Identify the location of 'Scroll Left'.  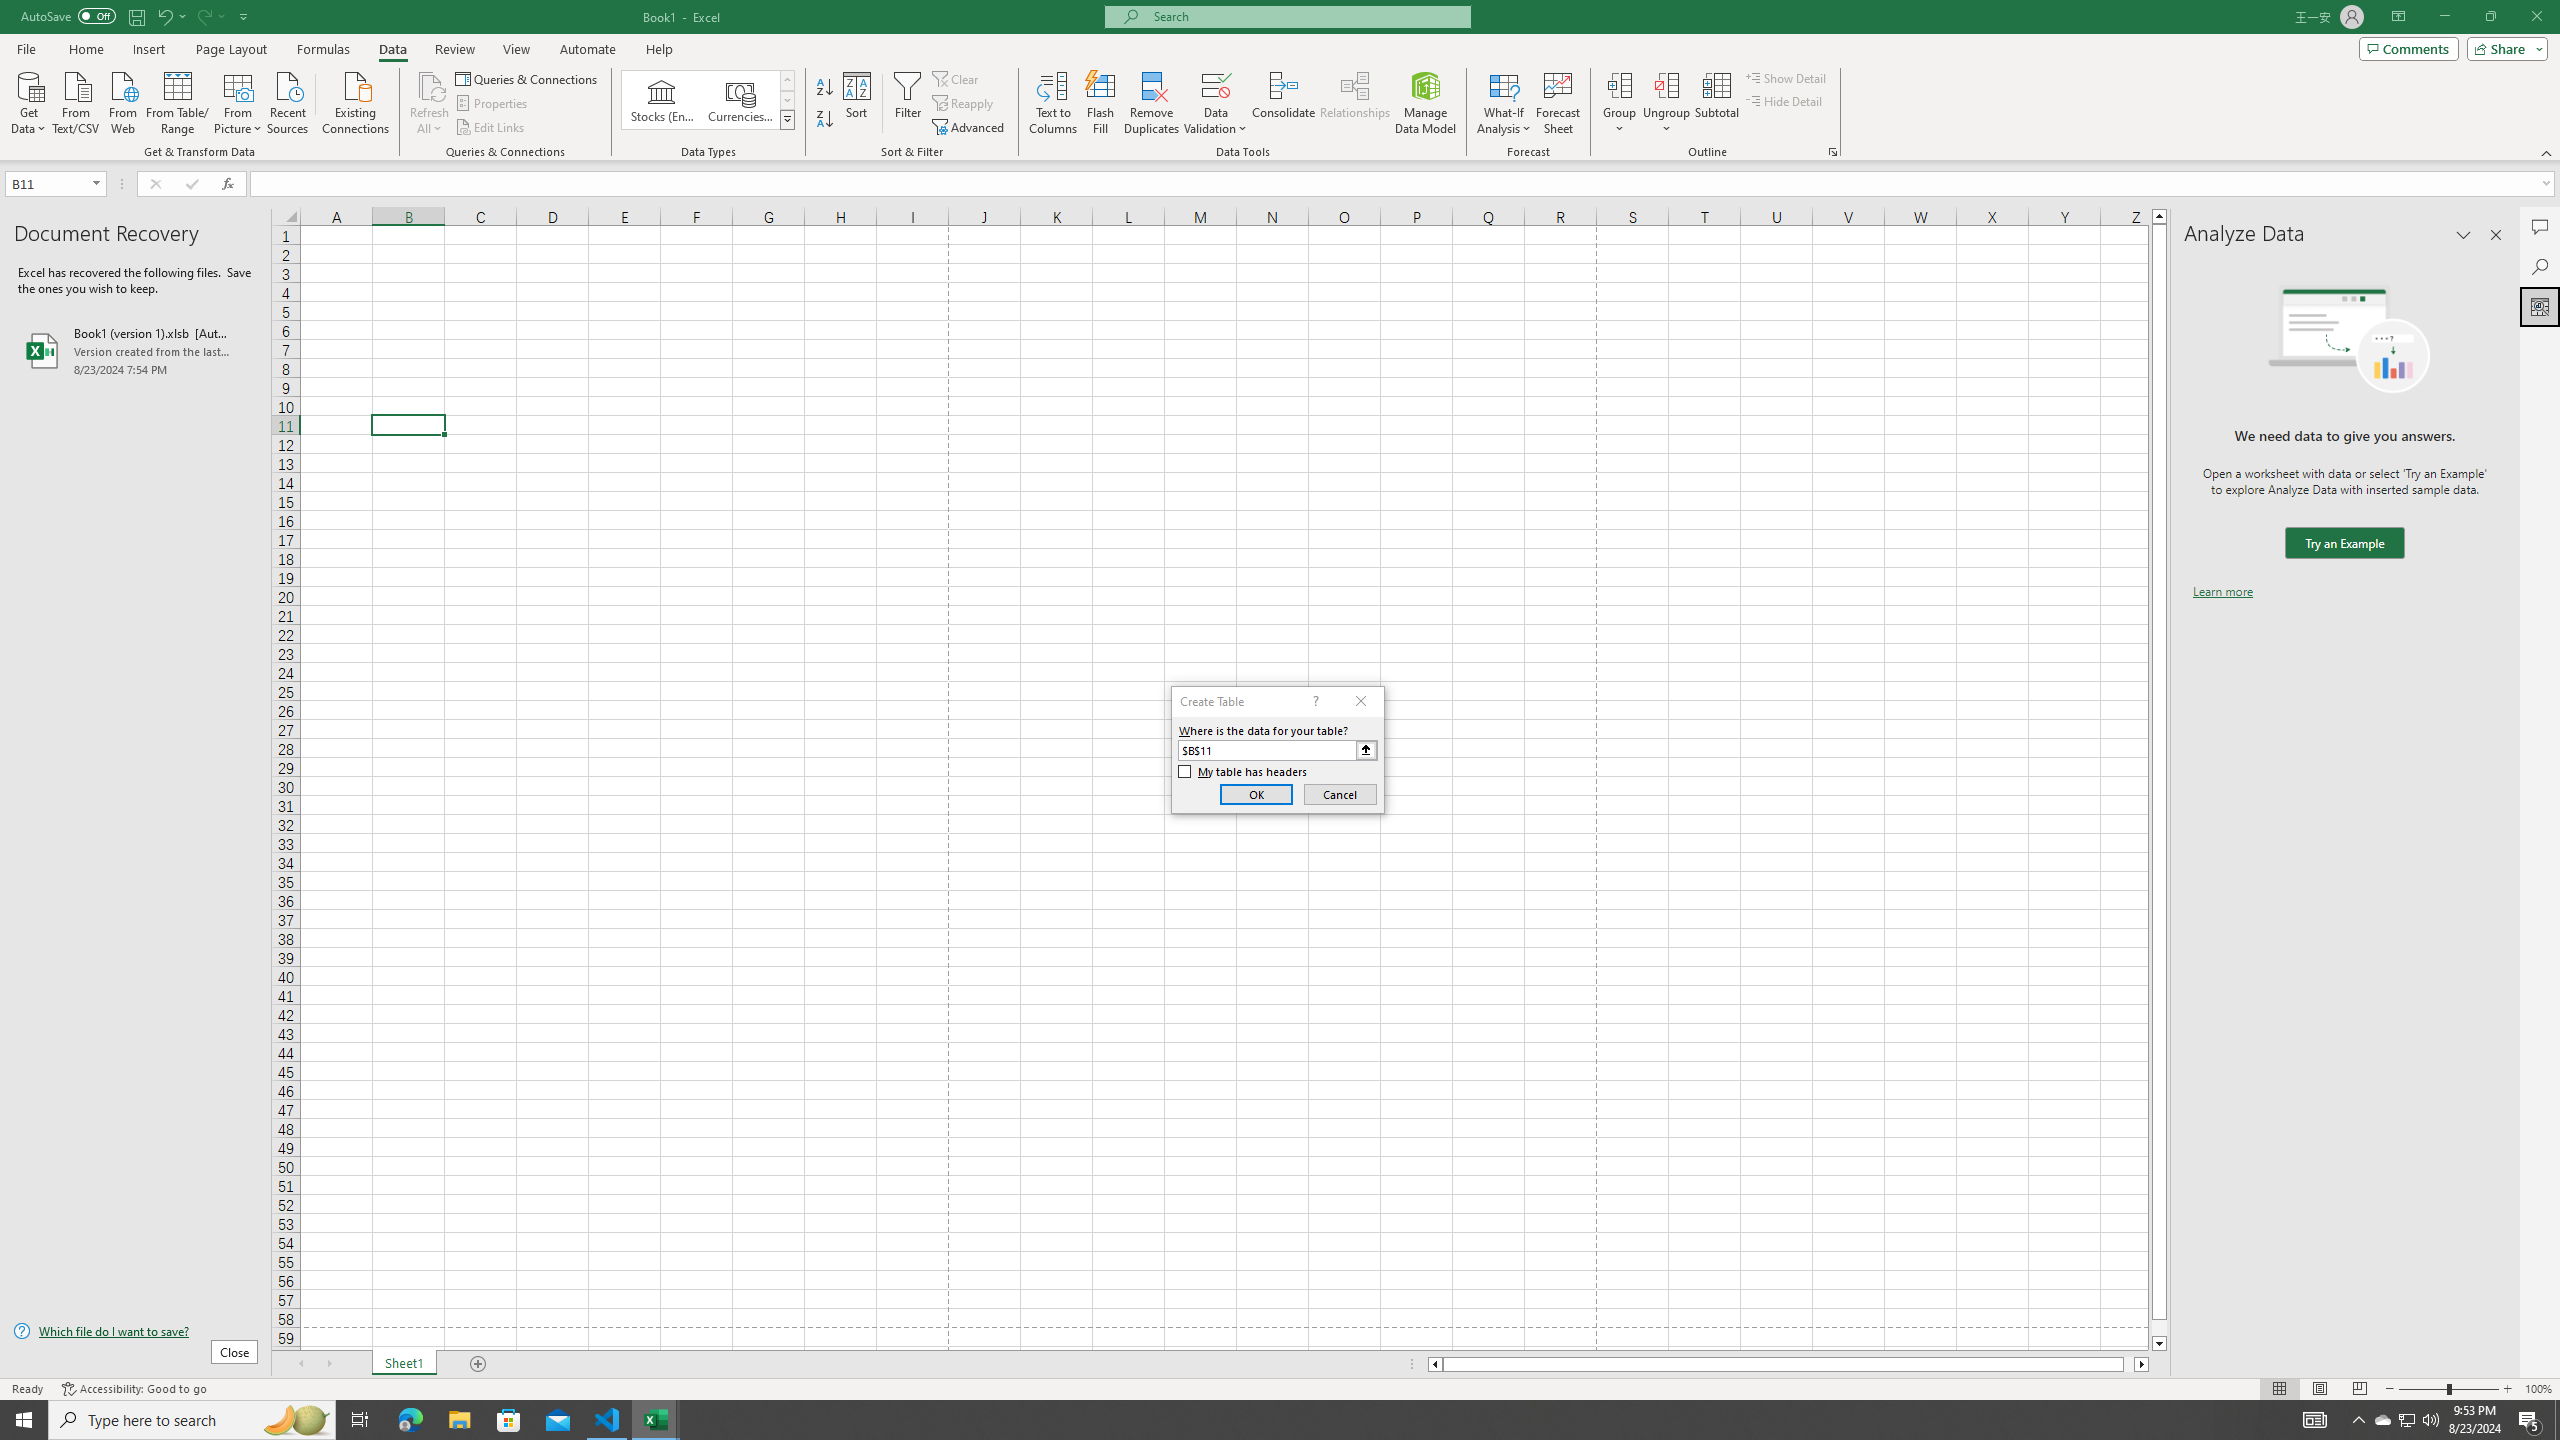
(299, 1363).